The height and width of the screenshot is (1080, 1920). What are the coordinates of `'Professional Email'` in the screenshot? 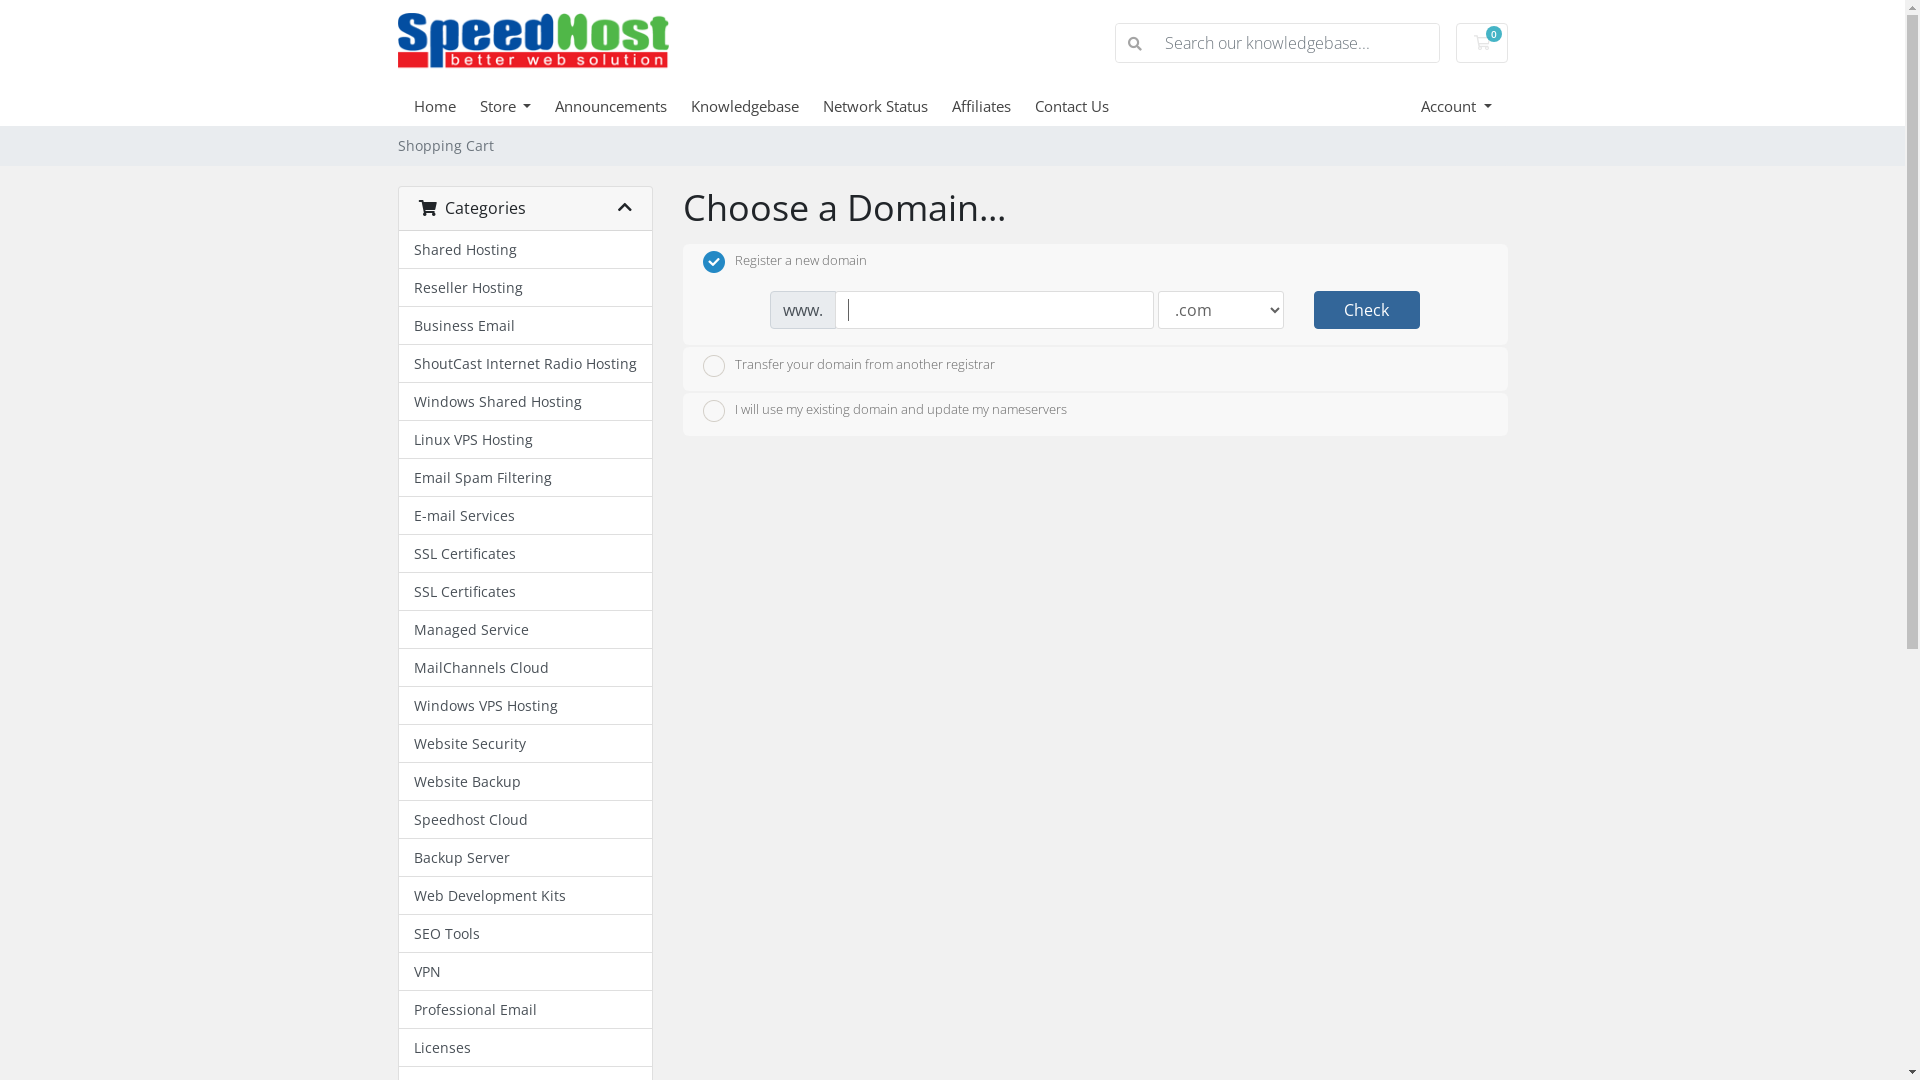 It's located at (398, 1010).